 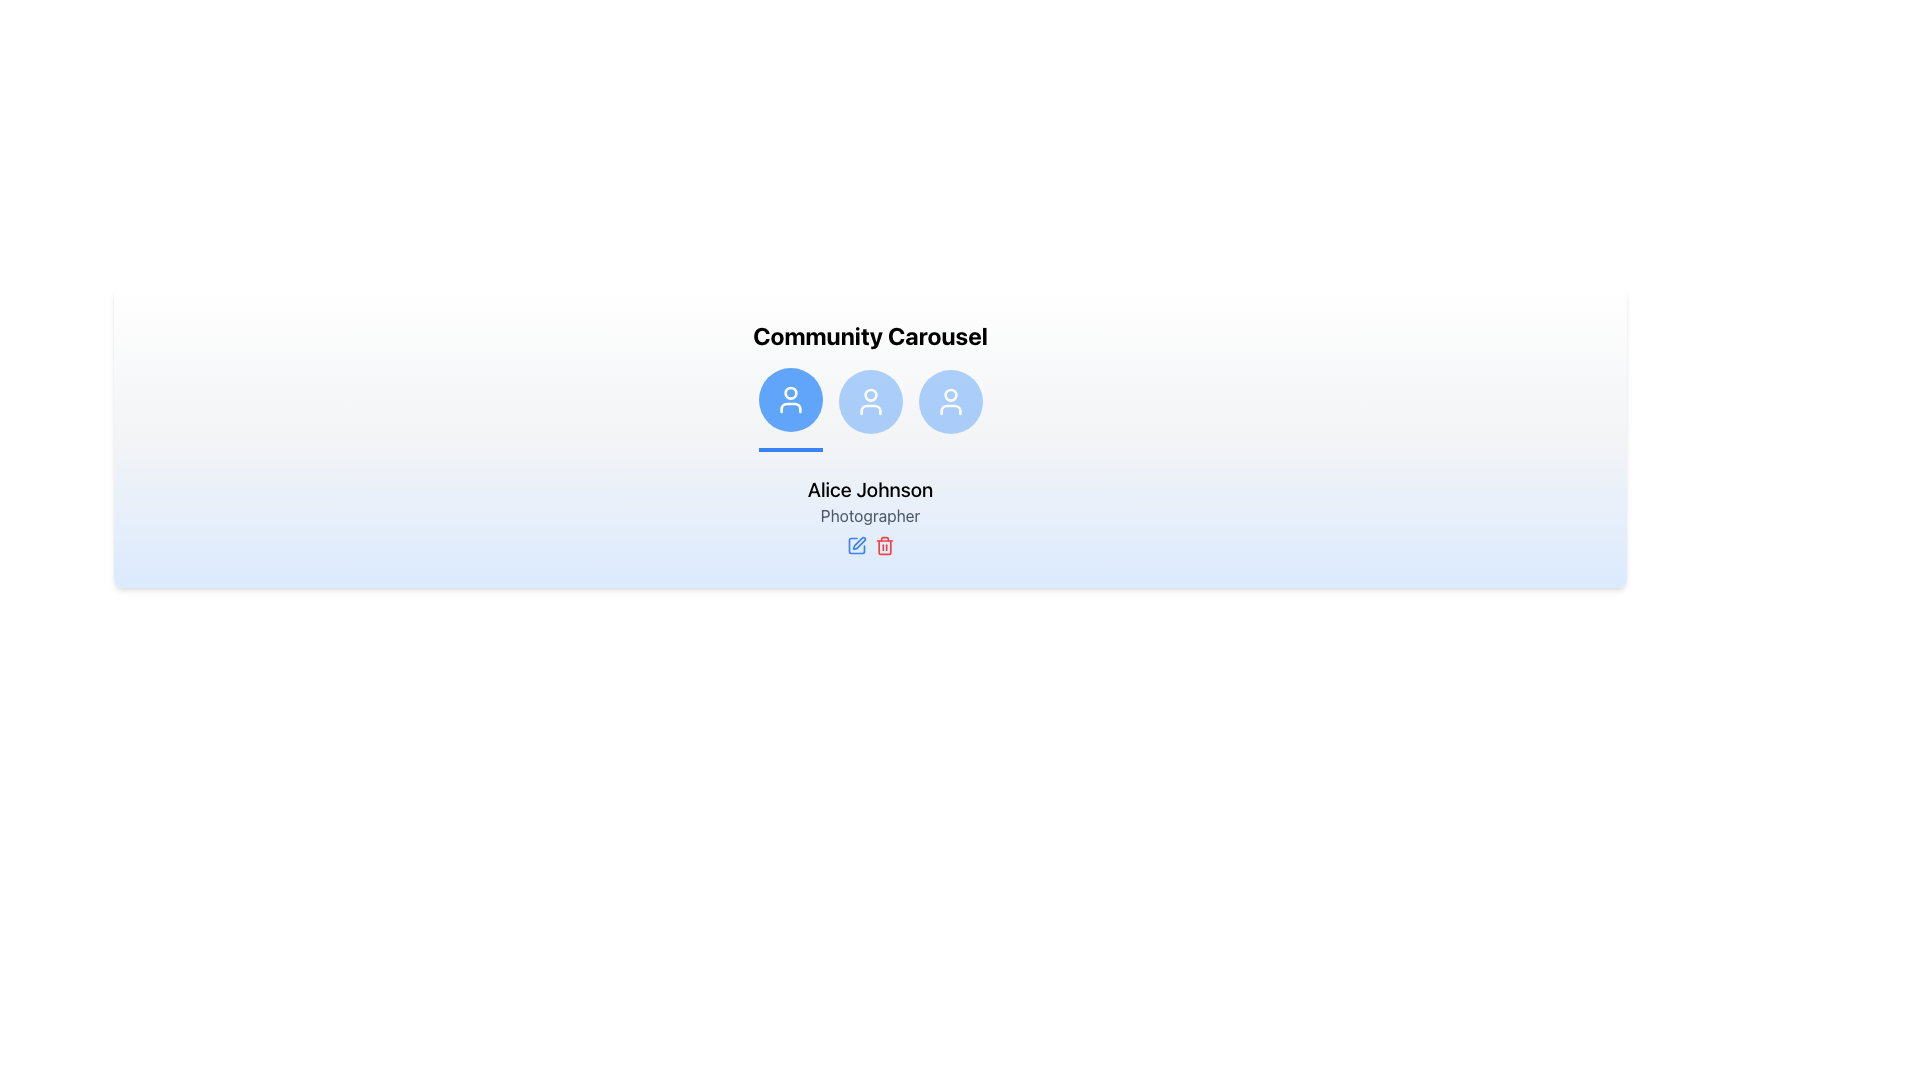 I want to click on the faded circular blue icon with a white user avatar symbol, so click(x=870, y=408).